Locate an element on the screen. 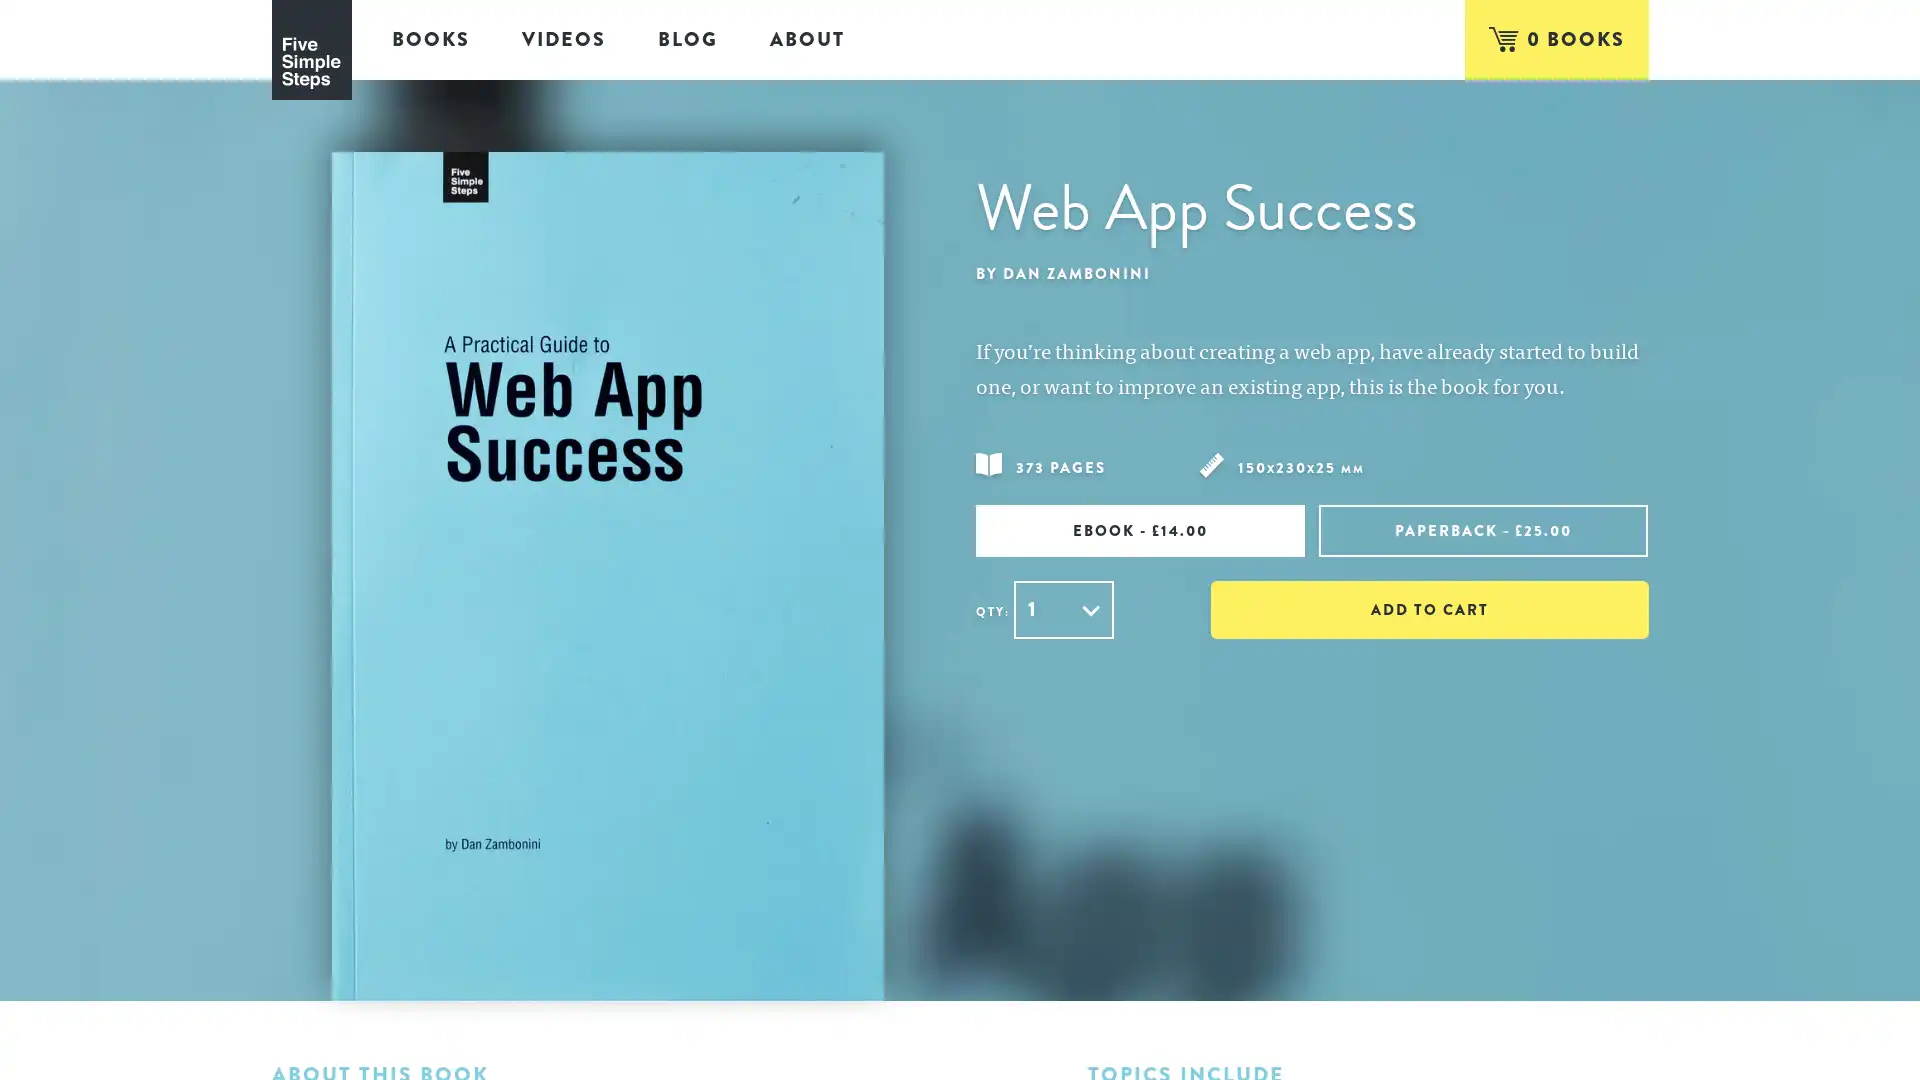 The width and height of the screenshot is (1920, 1080). PAPERBACK - 25.00 is located at coordinates (1483, 529).